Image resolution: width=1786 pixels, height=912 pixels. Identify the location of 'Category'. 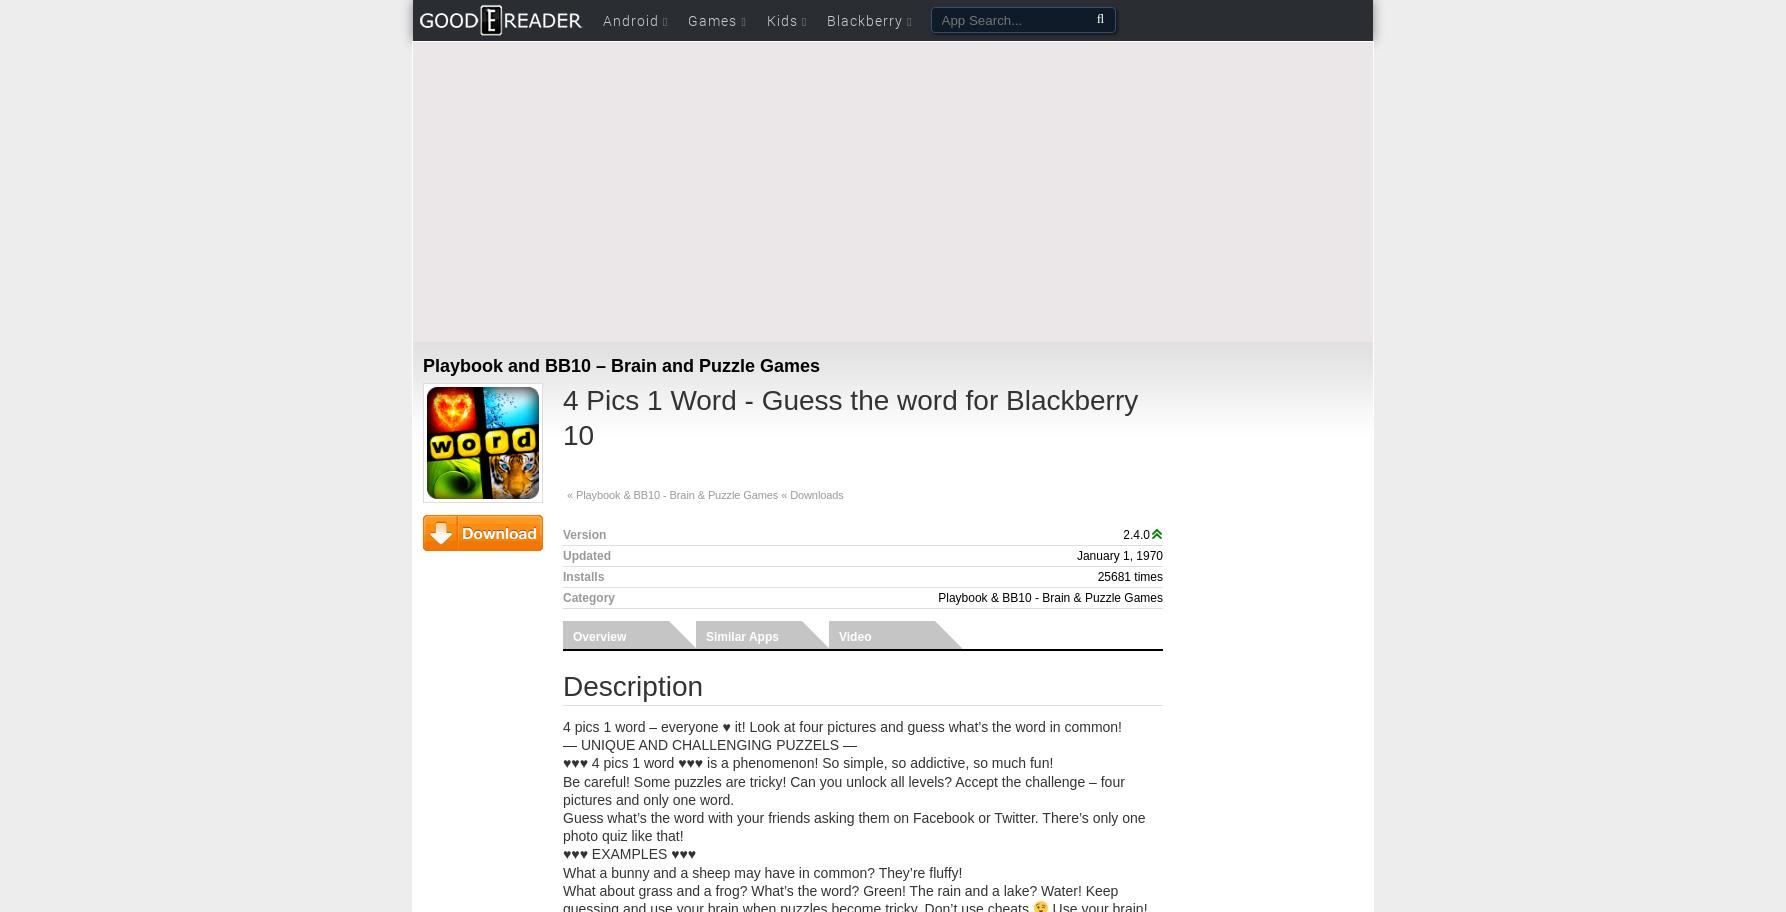
(588, 596).